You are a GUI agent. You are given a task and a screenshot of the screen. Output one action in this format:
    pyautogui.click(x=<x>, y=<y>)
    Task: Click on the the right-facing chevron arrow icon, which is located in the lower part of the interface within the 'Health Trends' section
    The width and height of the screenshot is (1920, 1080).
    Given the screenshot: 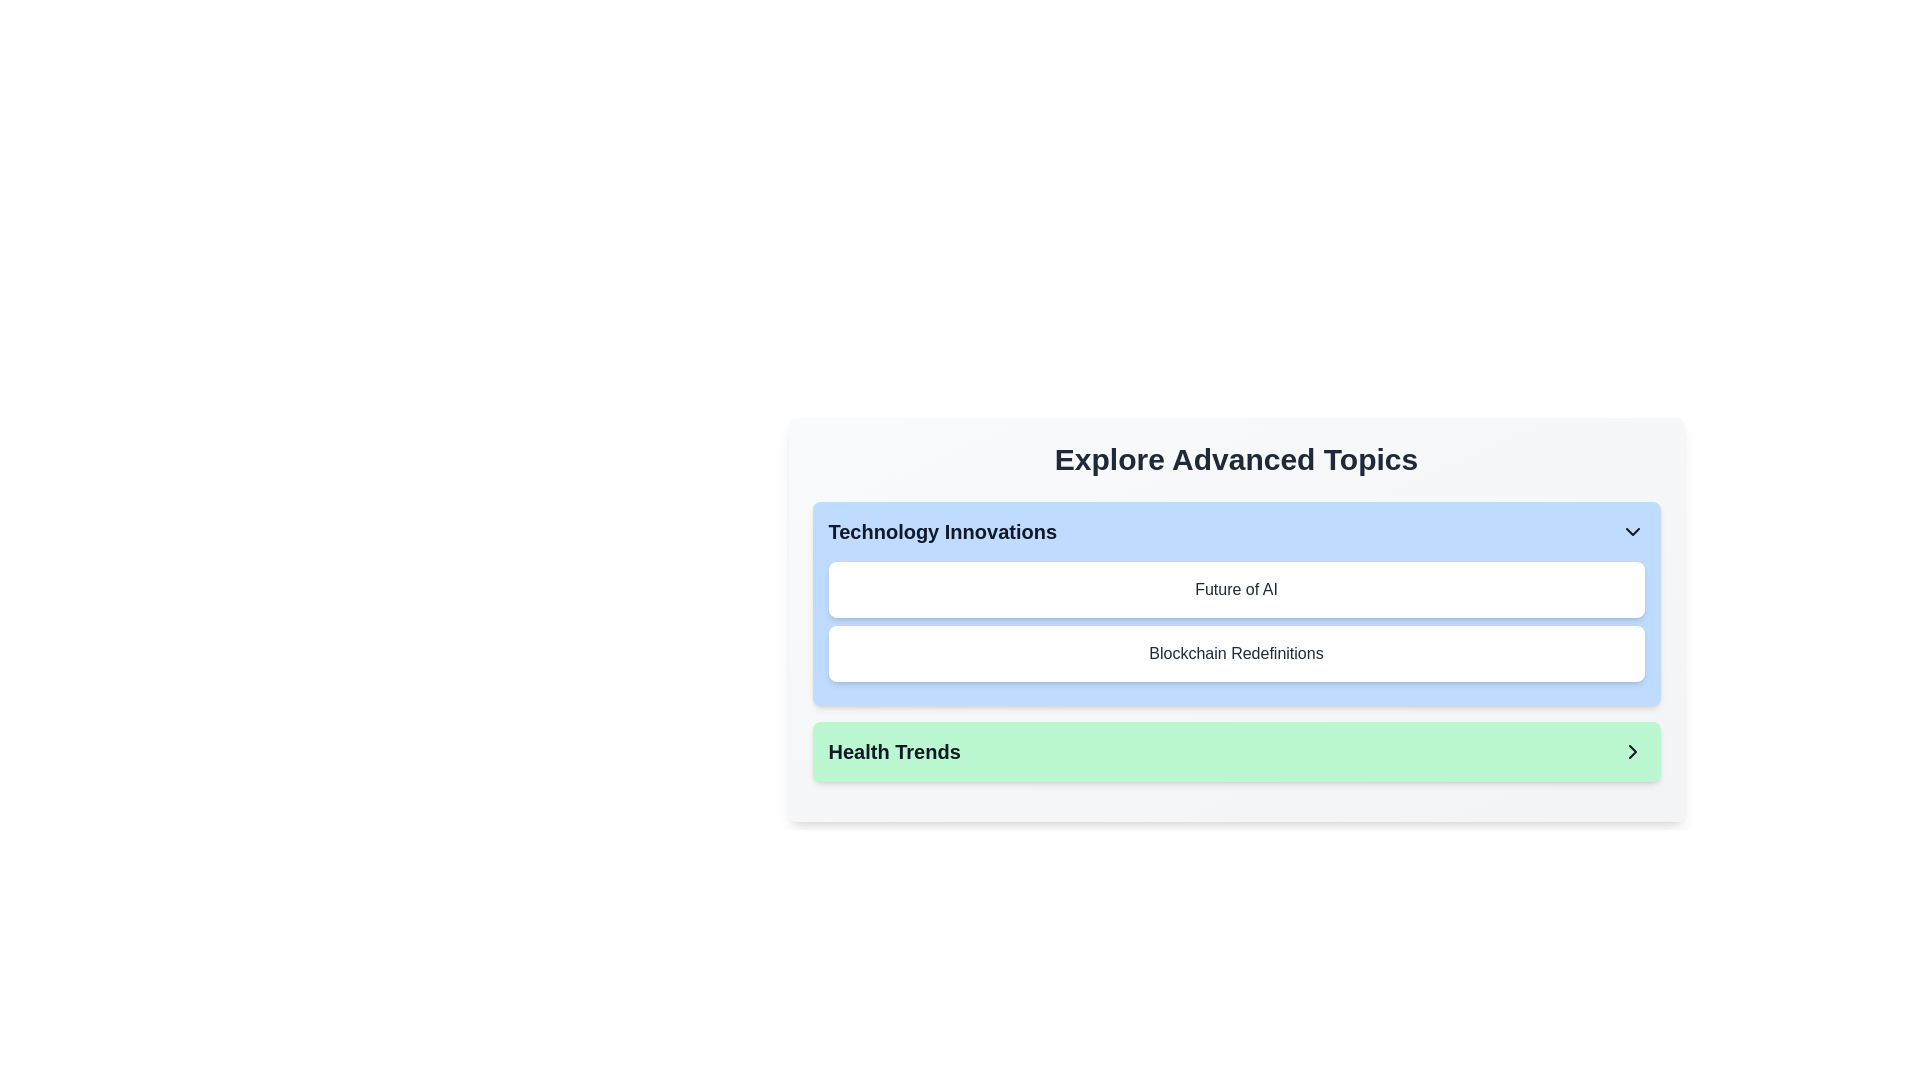 What is the action you would take?
    pyautogui.click(x=1632, y=752)
    